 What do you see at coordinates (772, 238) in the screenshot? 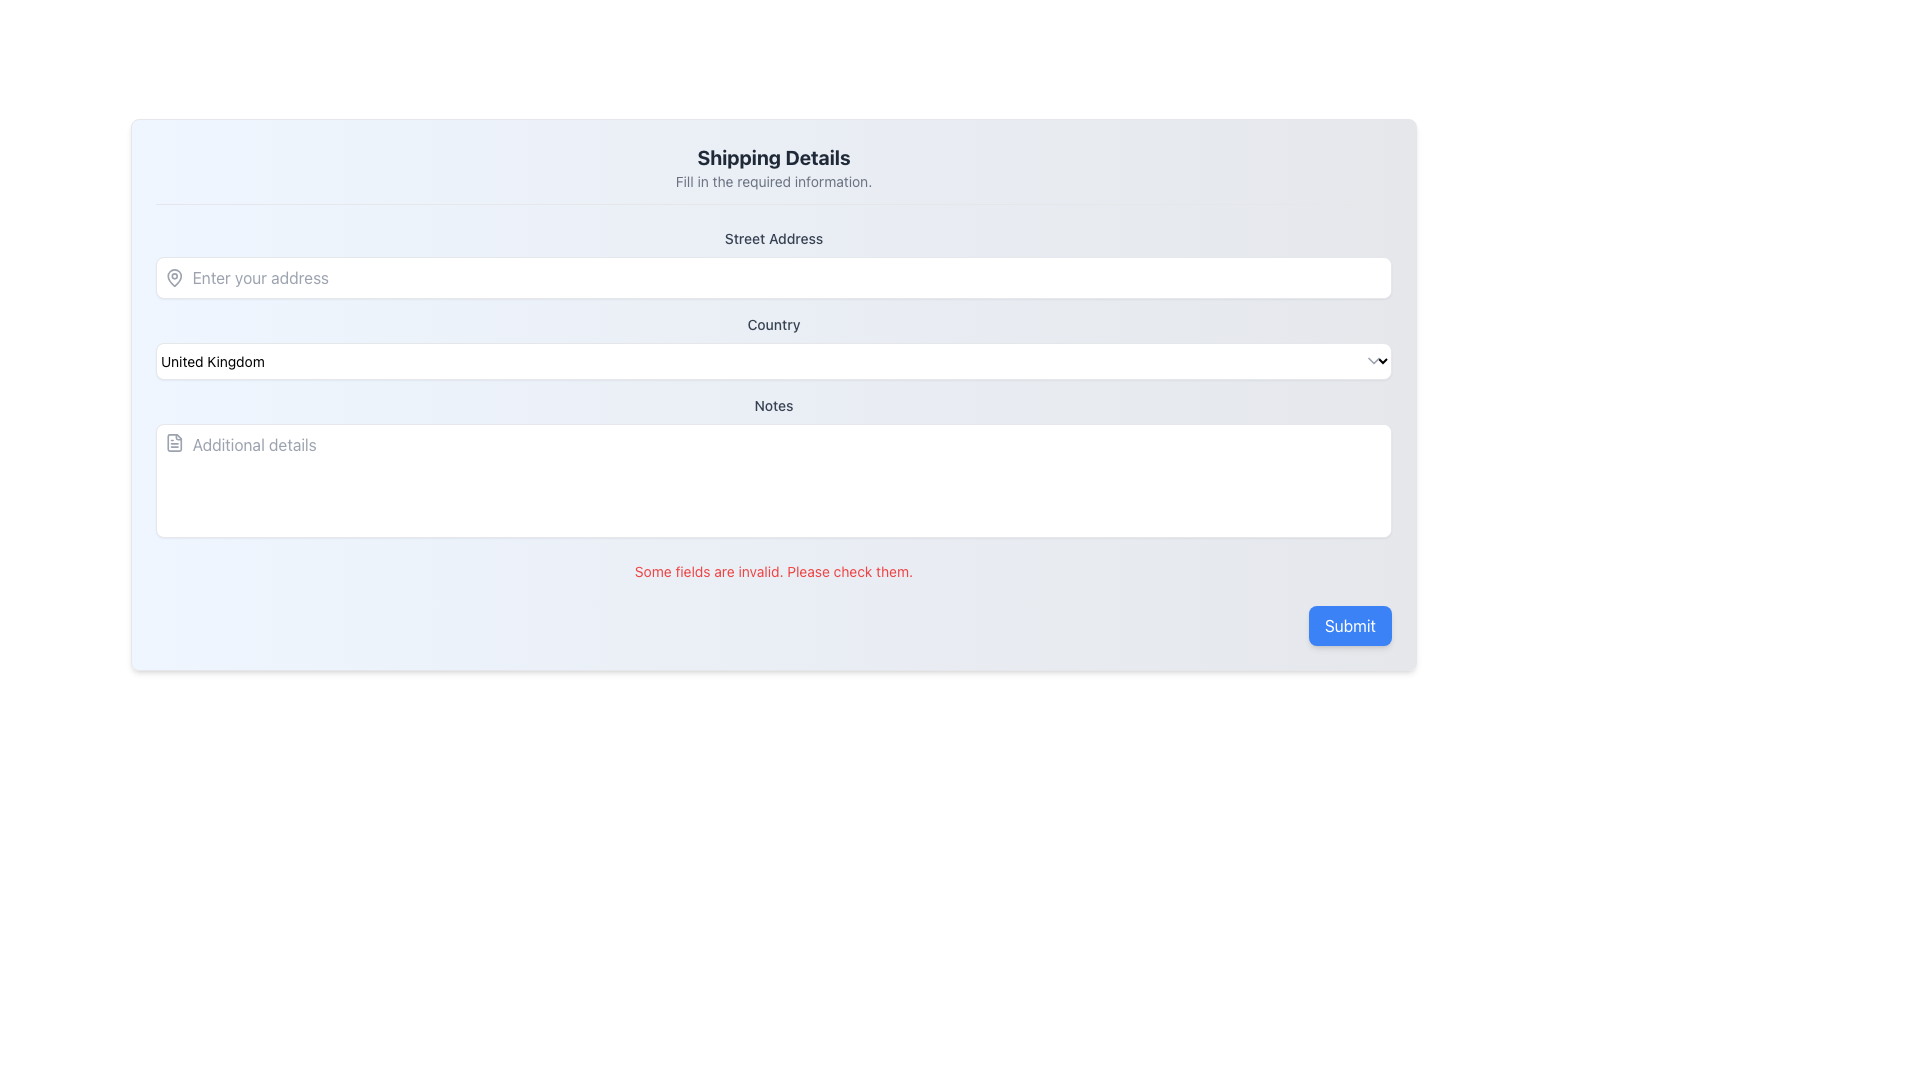
I see `the text label displaying 'Street Address', which is styled in a small, gray font and positioned above the input field with the placeholder 'Enter your address'` at bounding box center [772, 238].